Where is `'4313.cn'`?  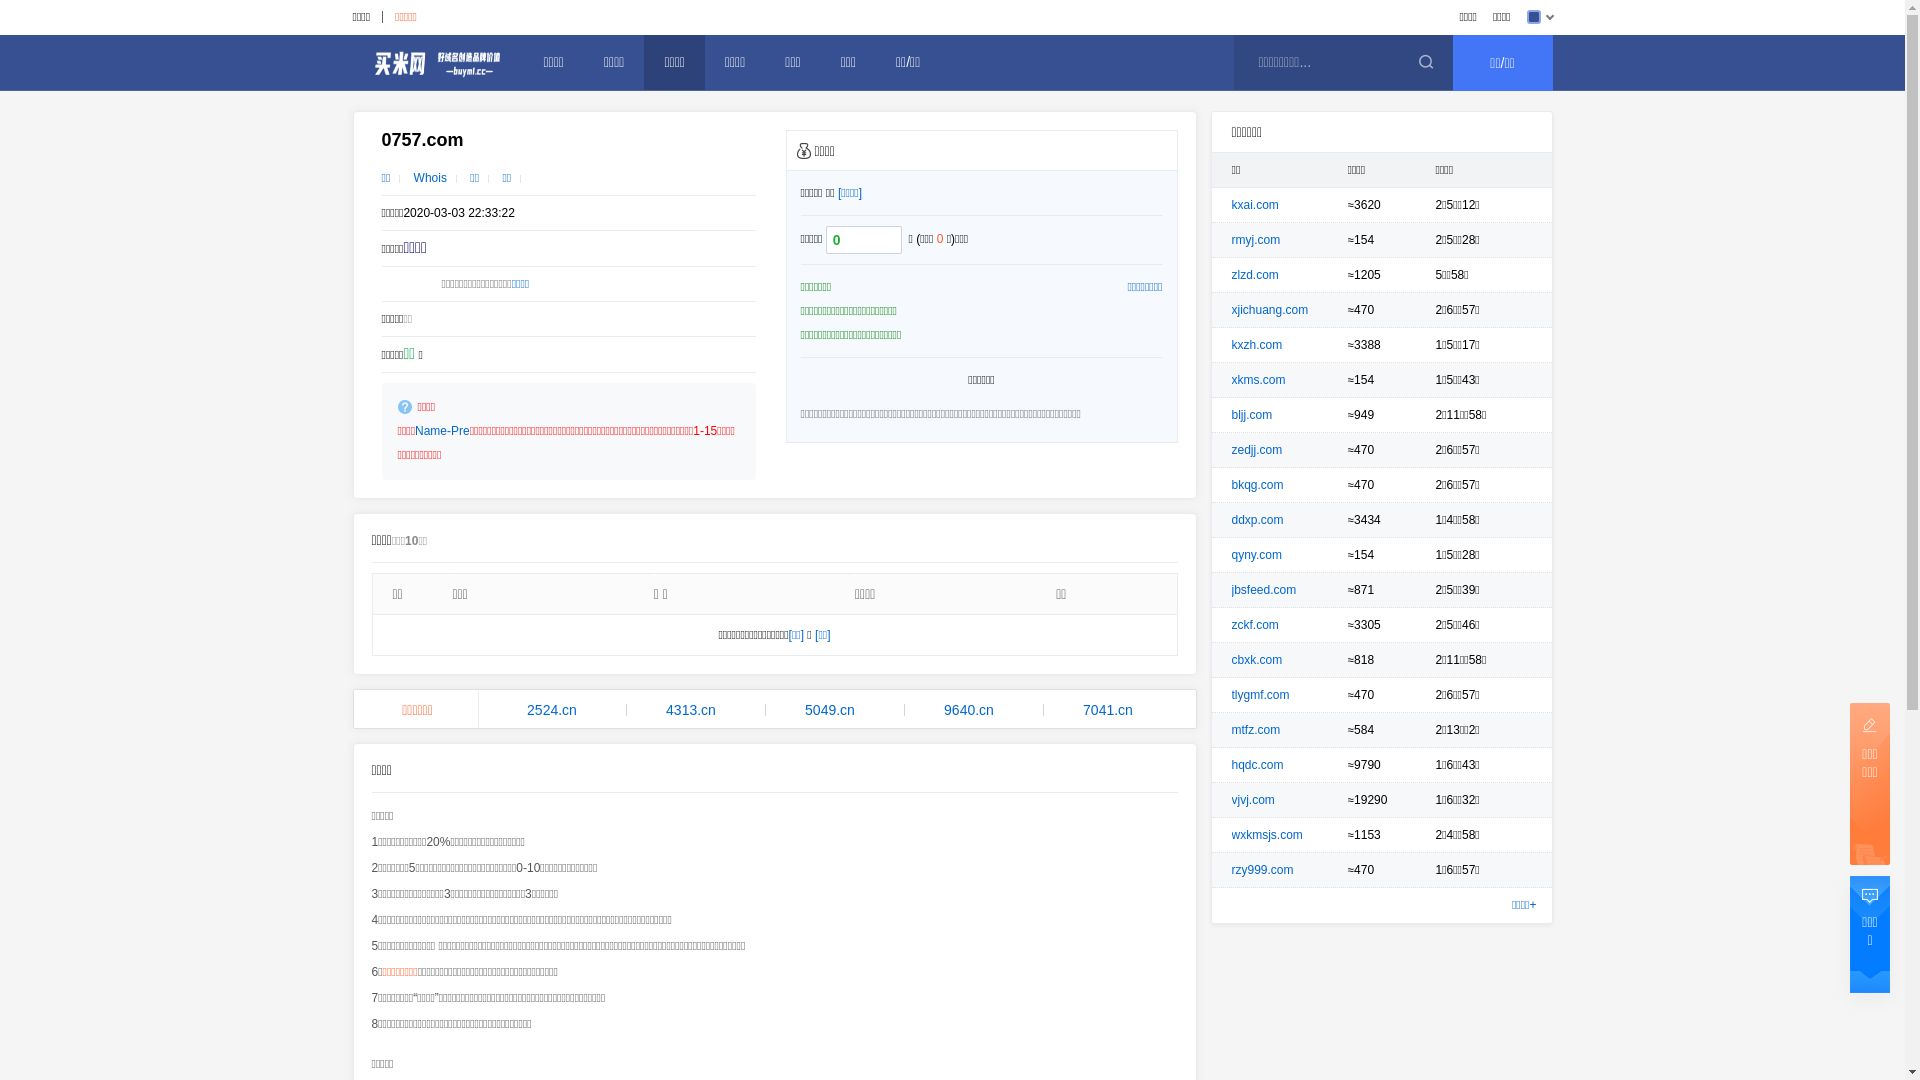
'4313.cn' is located at coordinates (691, 708).